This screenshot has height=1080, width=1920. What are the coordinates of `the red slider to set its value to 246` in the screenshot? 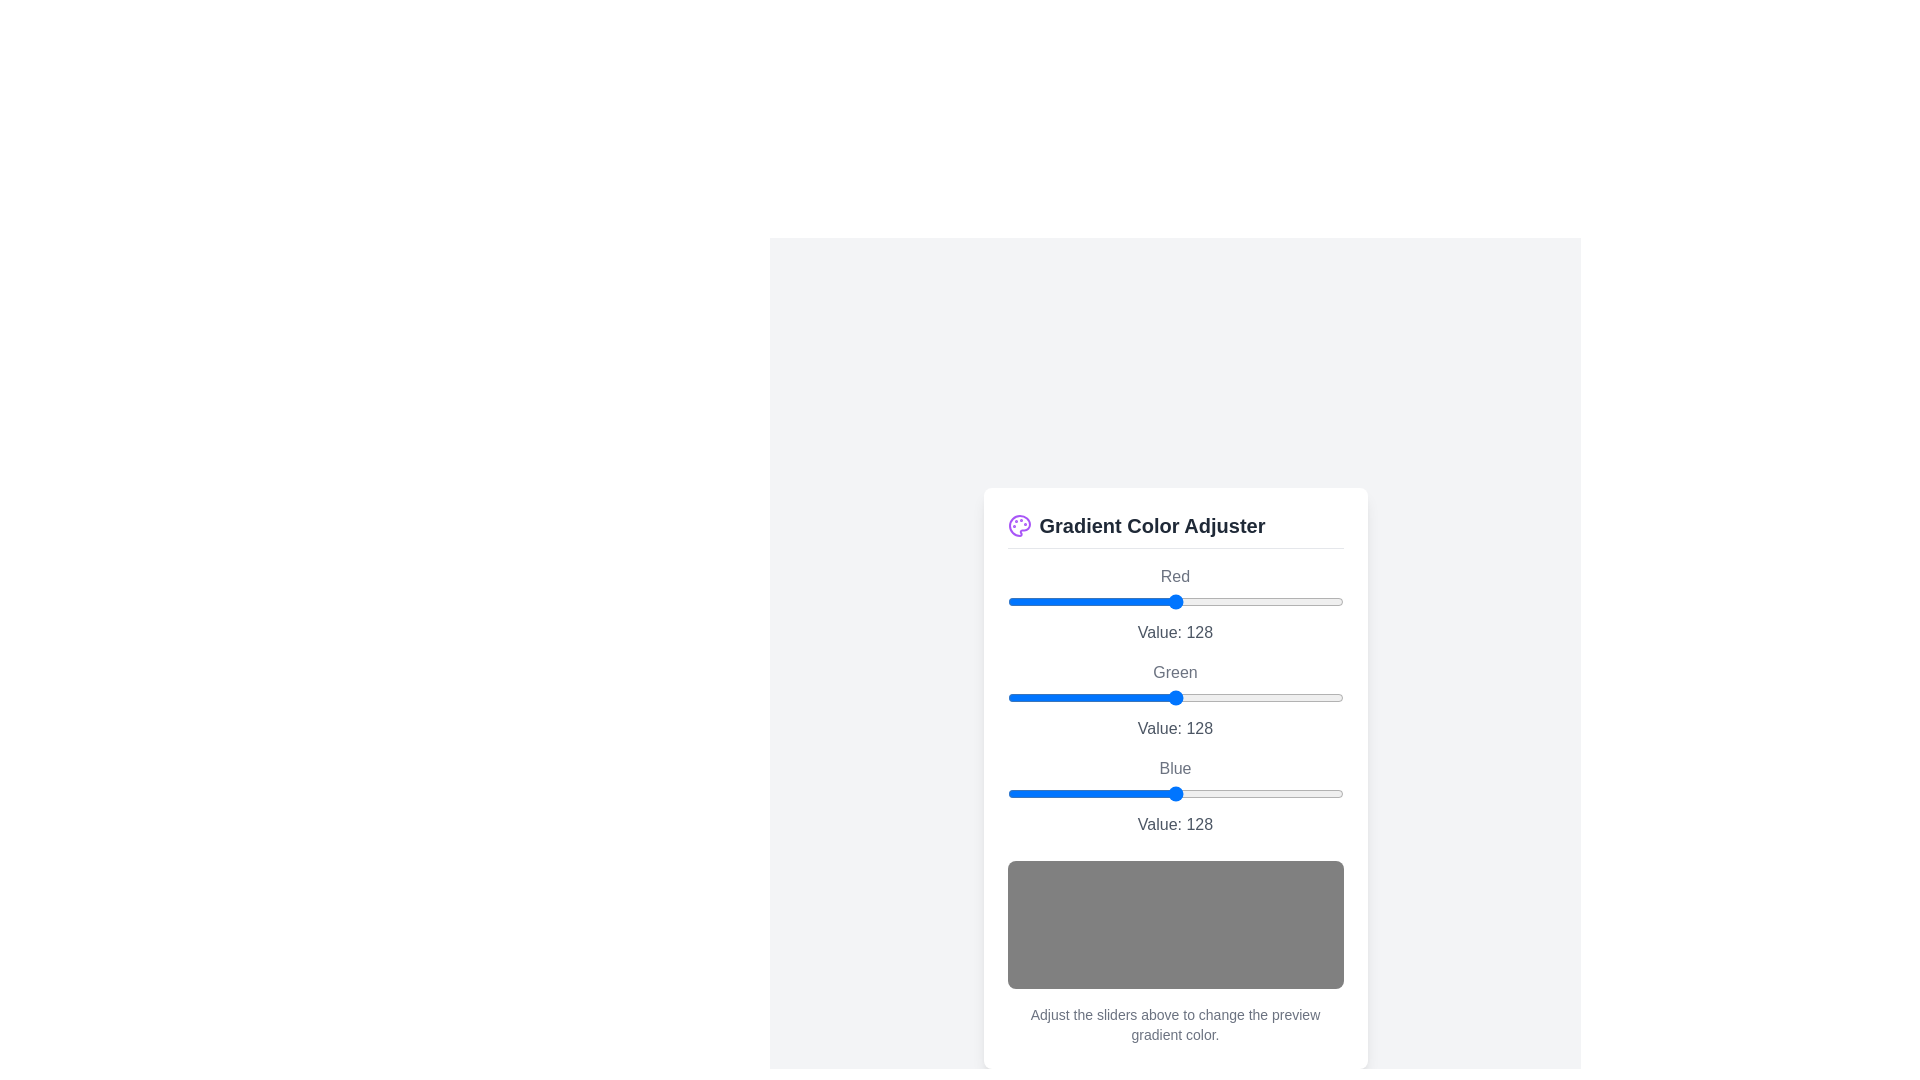 It's located at (1331, 600).